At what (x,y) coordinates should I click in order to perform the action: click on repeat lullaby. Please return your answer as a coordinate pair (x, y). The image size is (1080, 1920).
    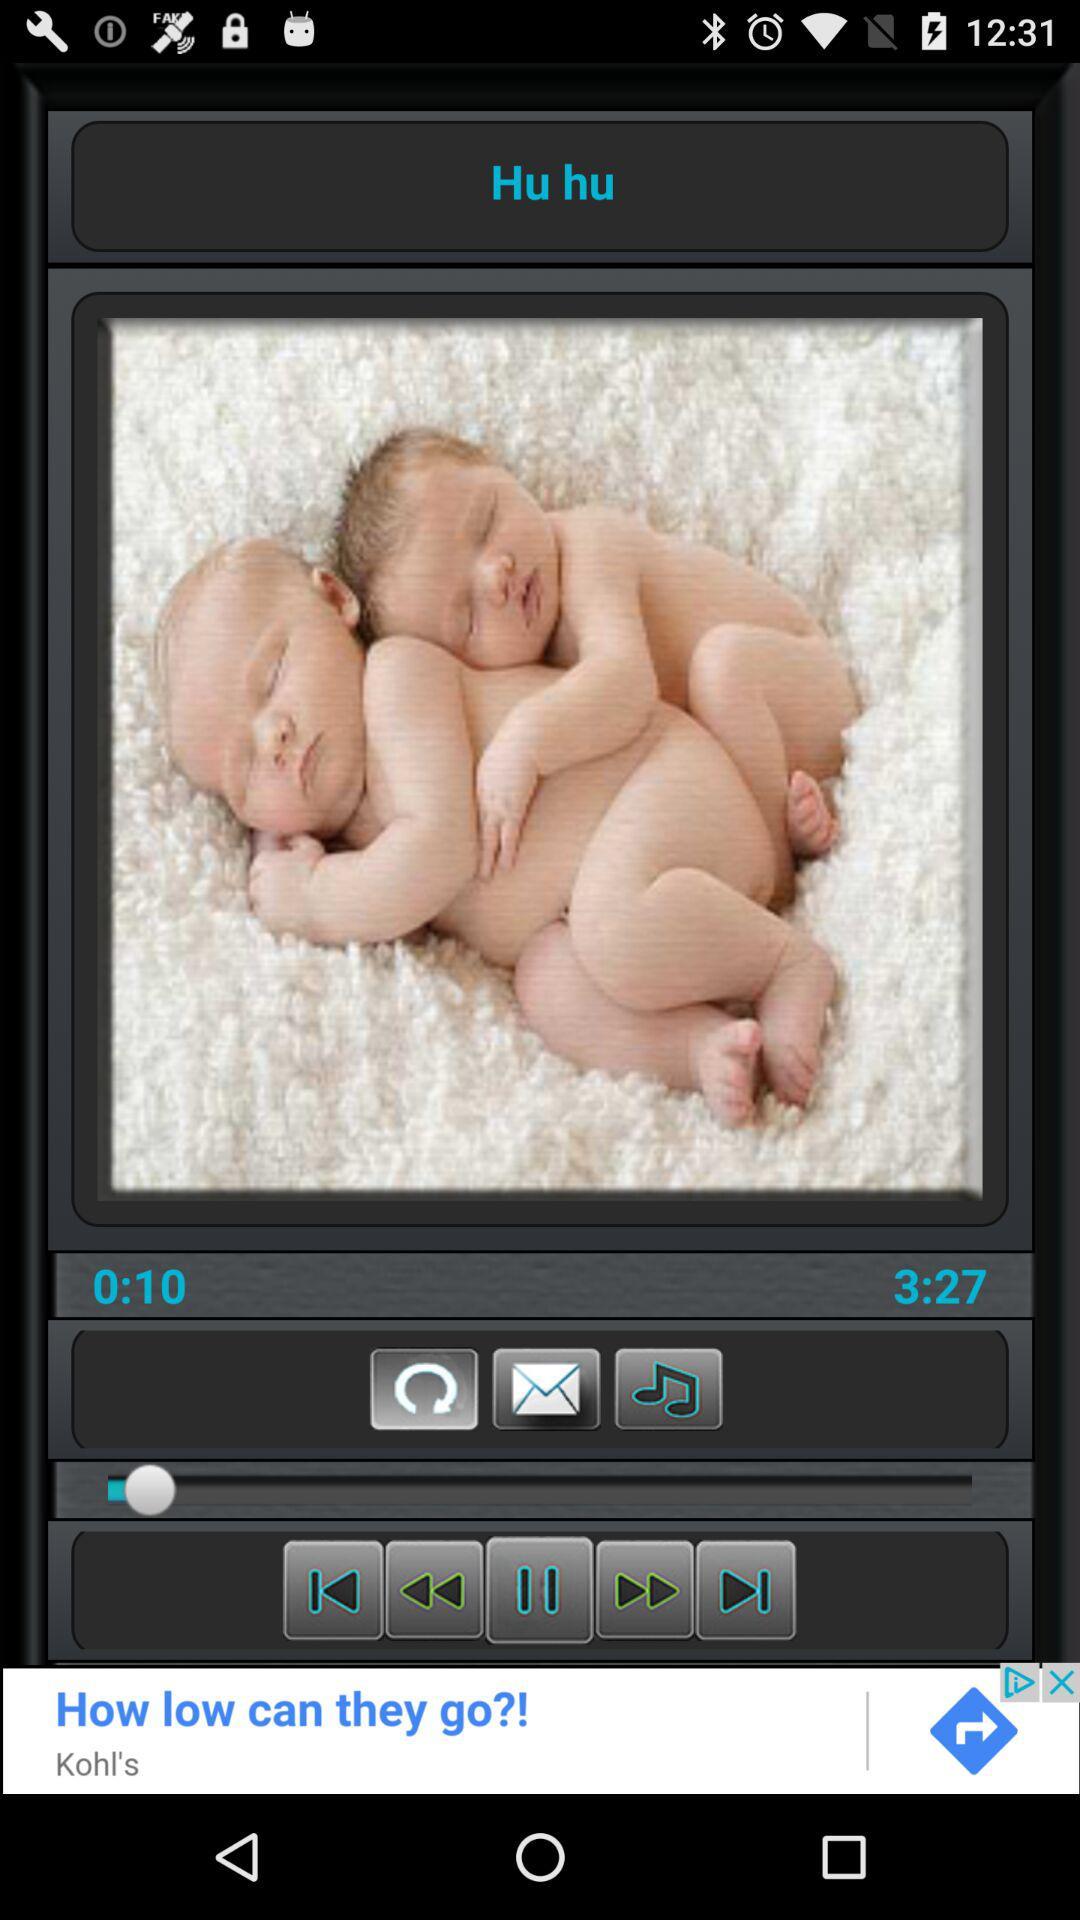
    Looking at the image, I should click on (423, 1387).